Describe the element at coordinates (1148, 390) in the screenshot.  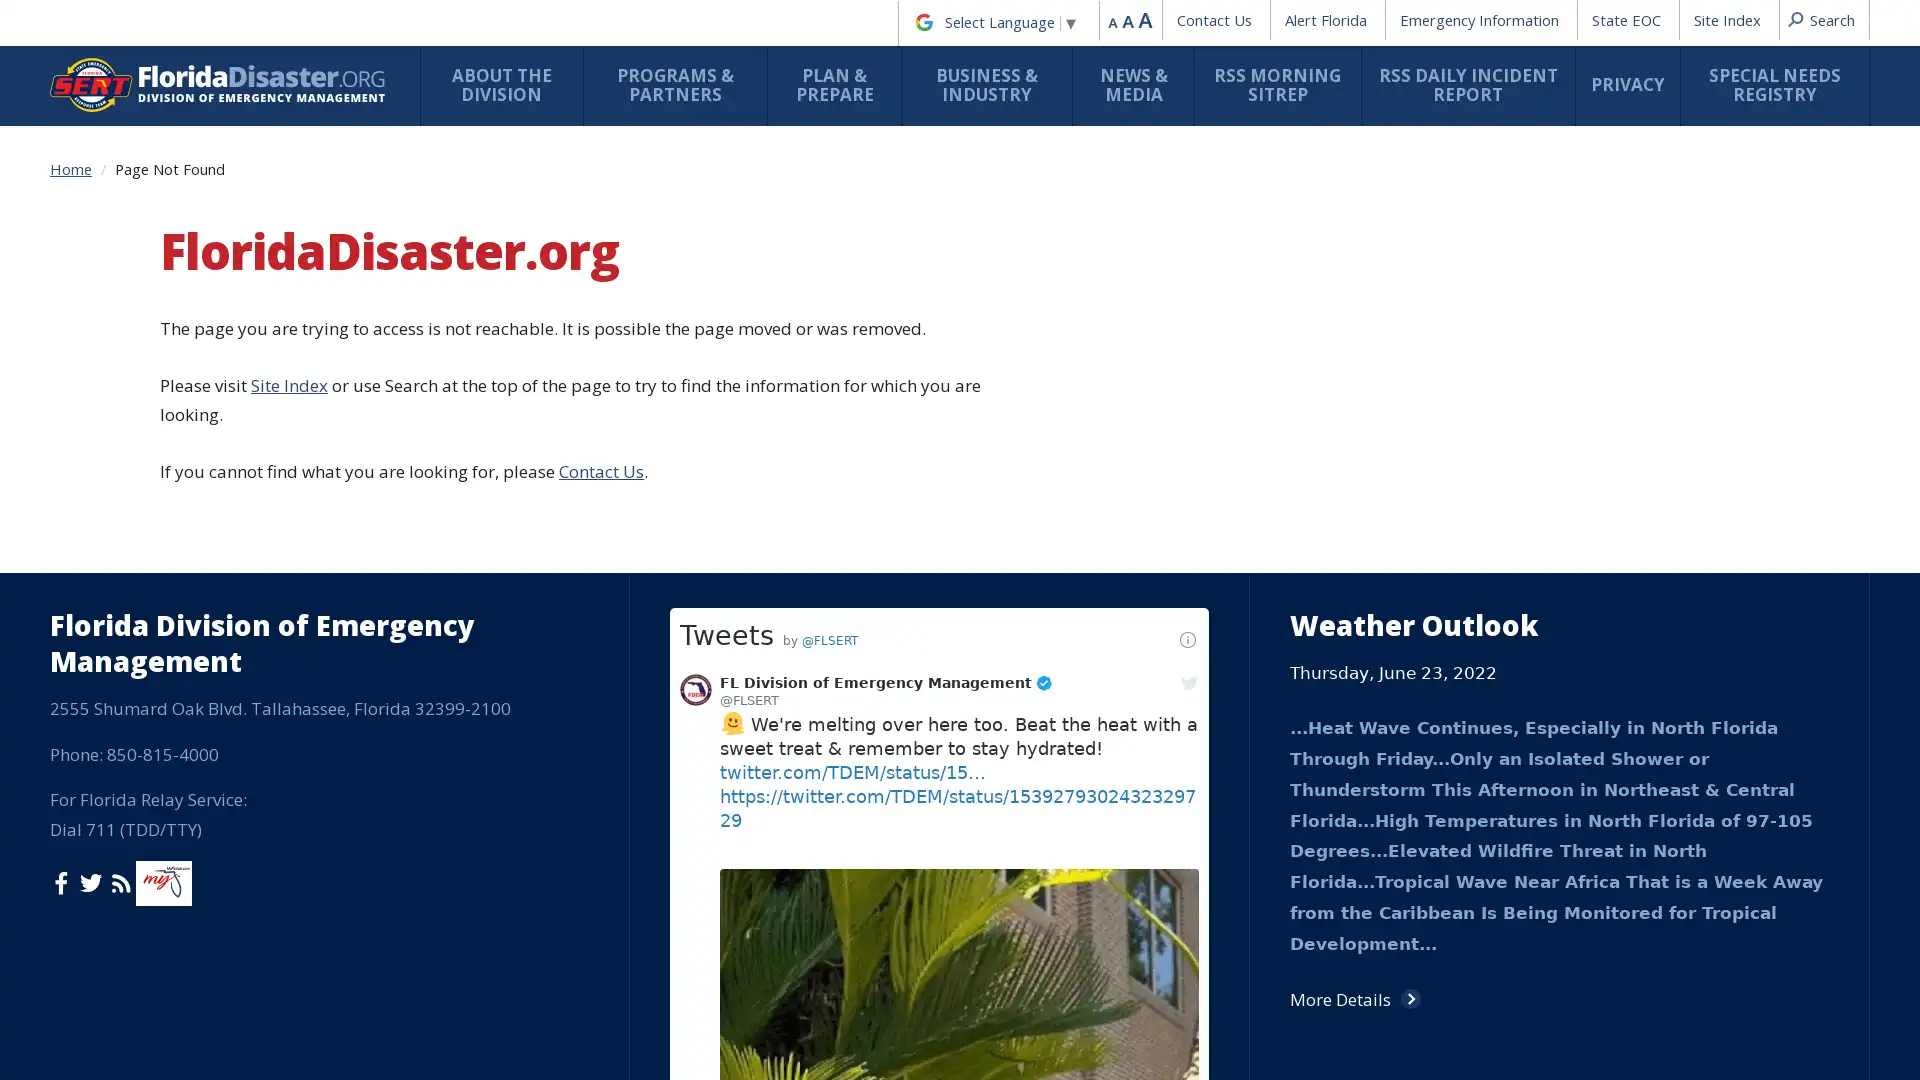
I see `Toggle More` at that location.